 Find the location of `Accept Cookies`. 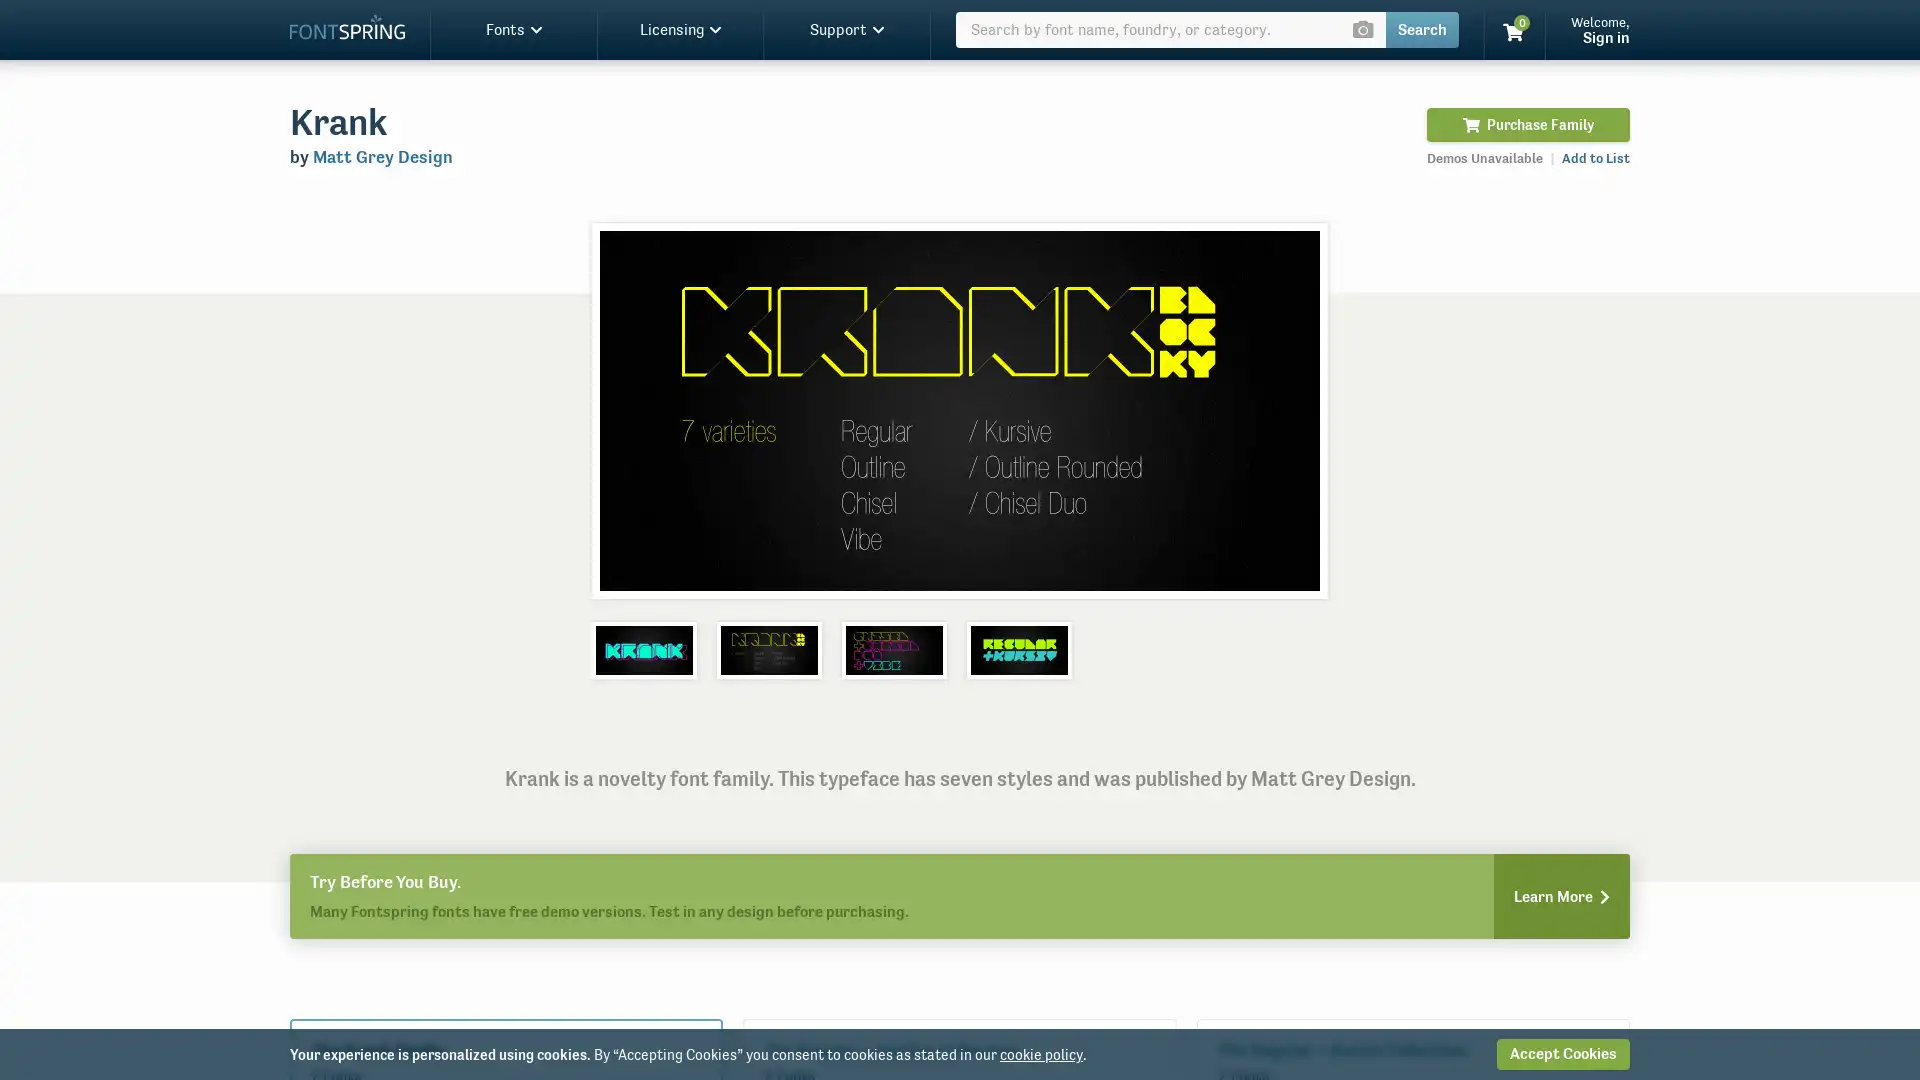

Accept Cookies is located at coordinates (1562, 1053).